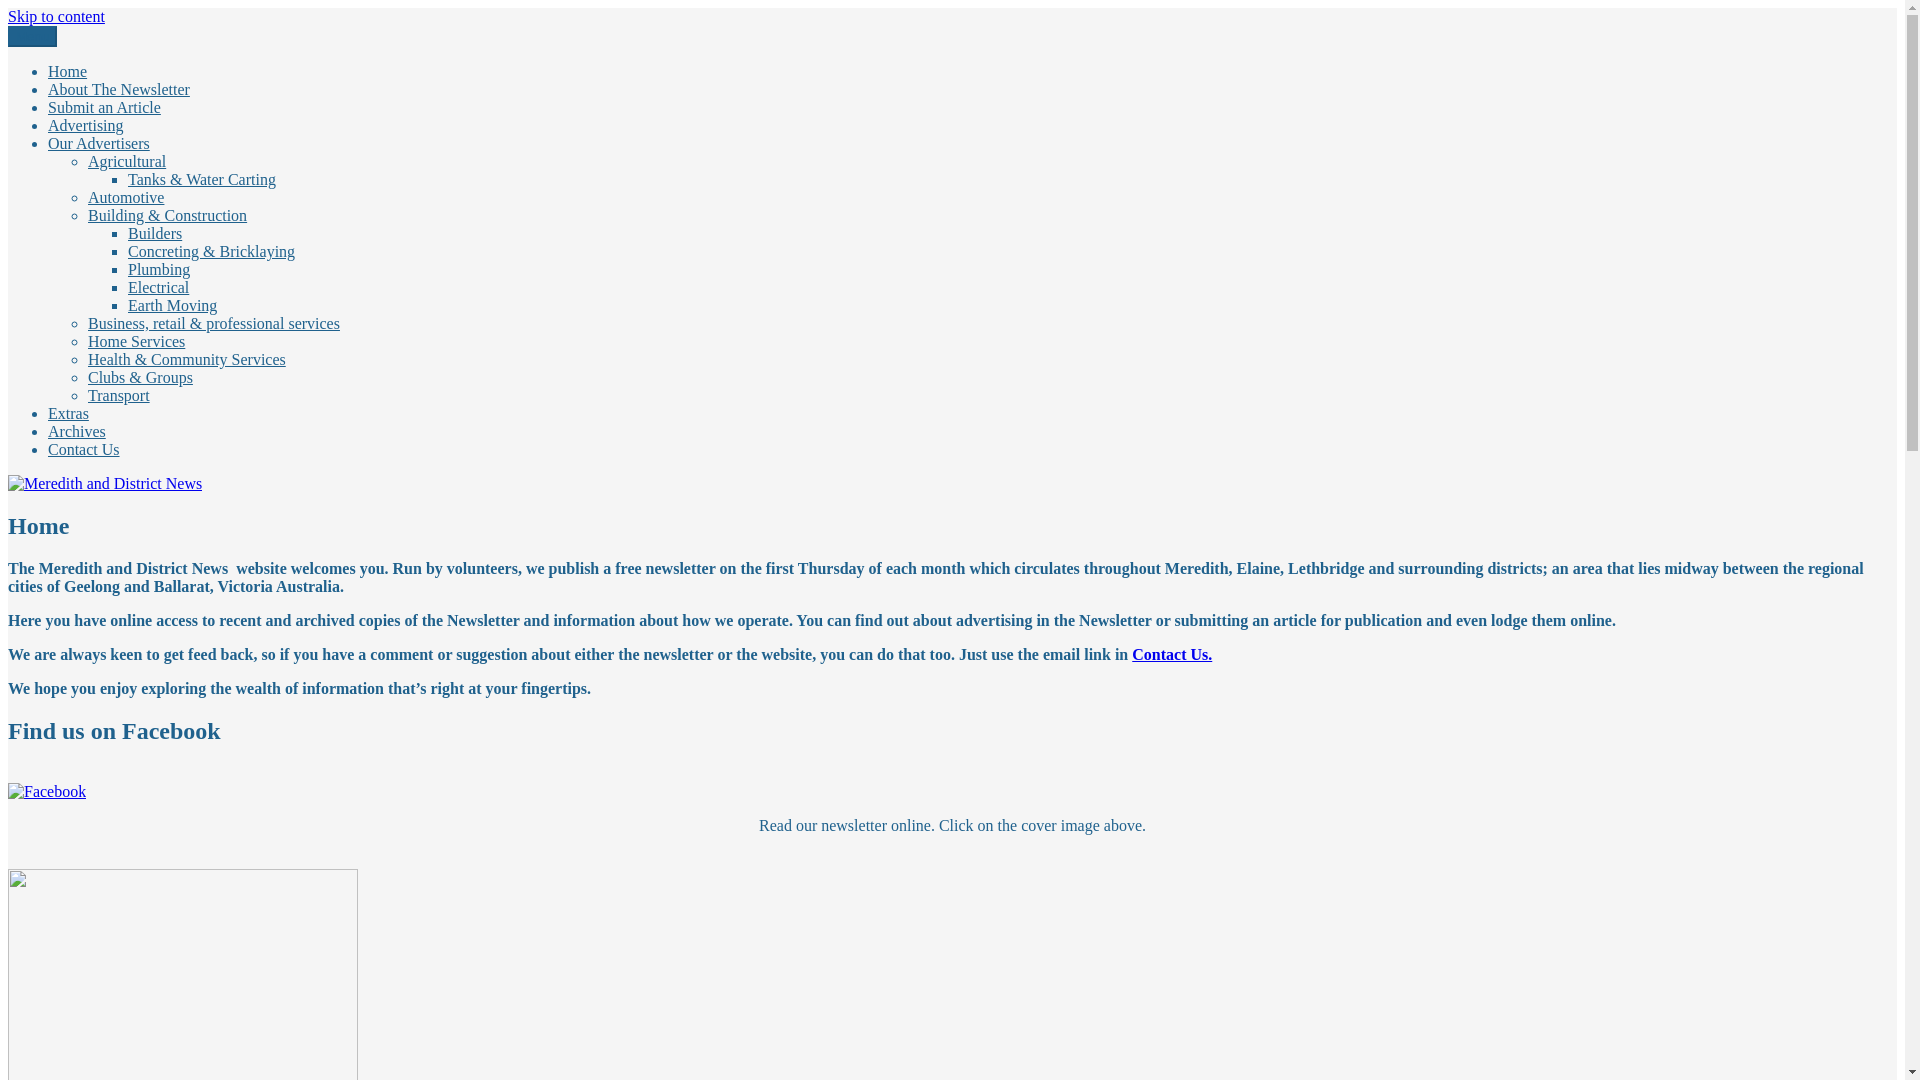 Image resolution: width=1920 pixels, height=1080 pixels. I want to click on 'Meredith and District News', so click(95, 49).